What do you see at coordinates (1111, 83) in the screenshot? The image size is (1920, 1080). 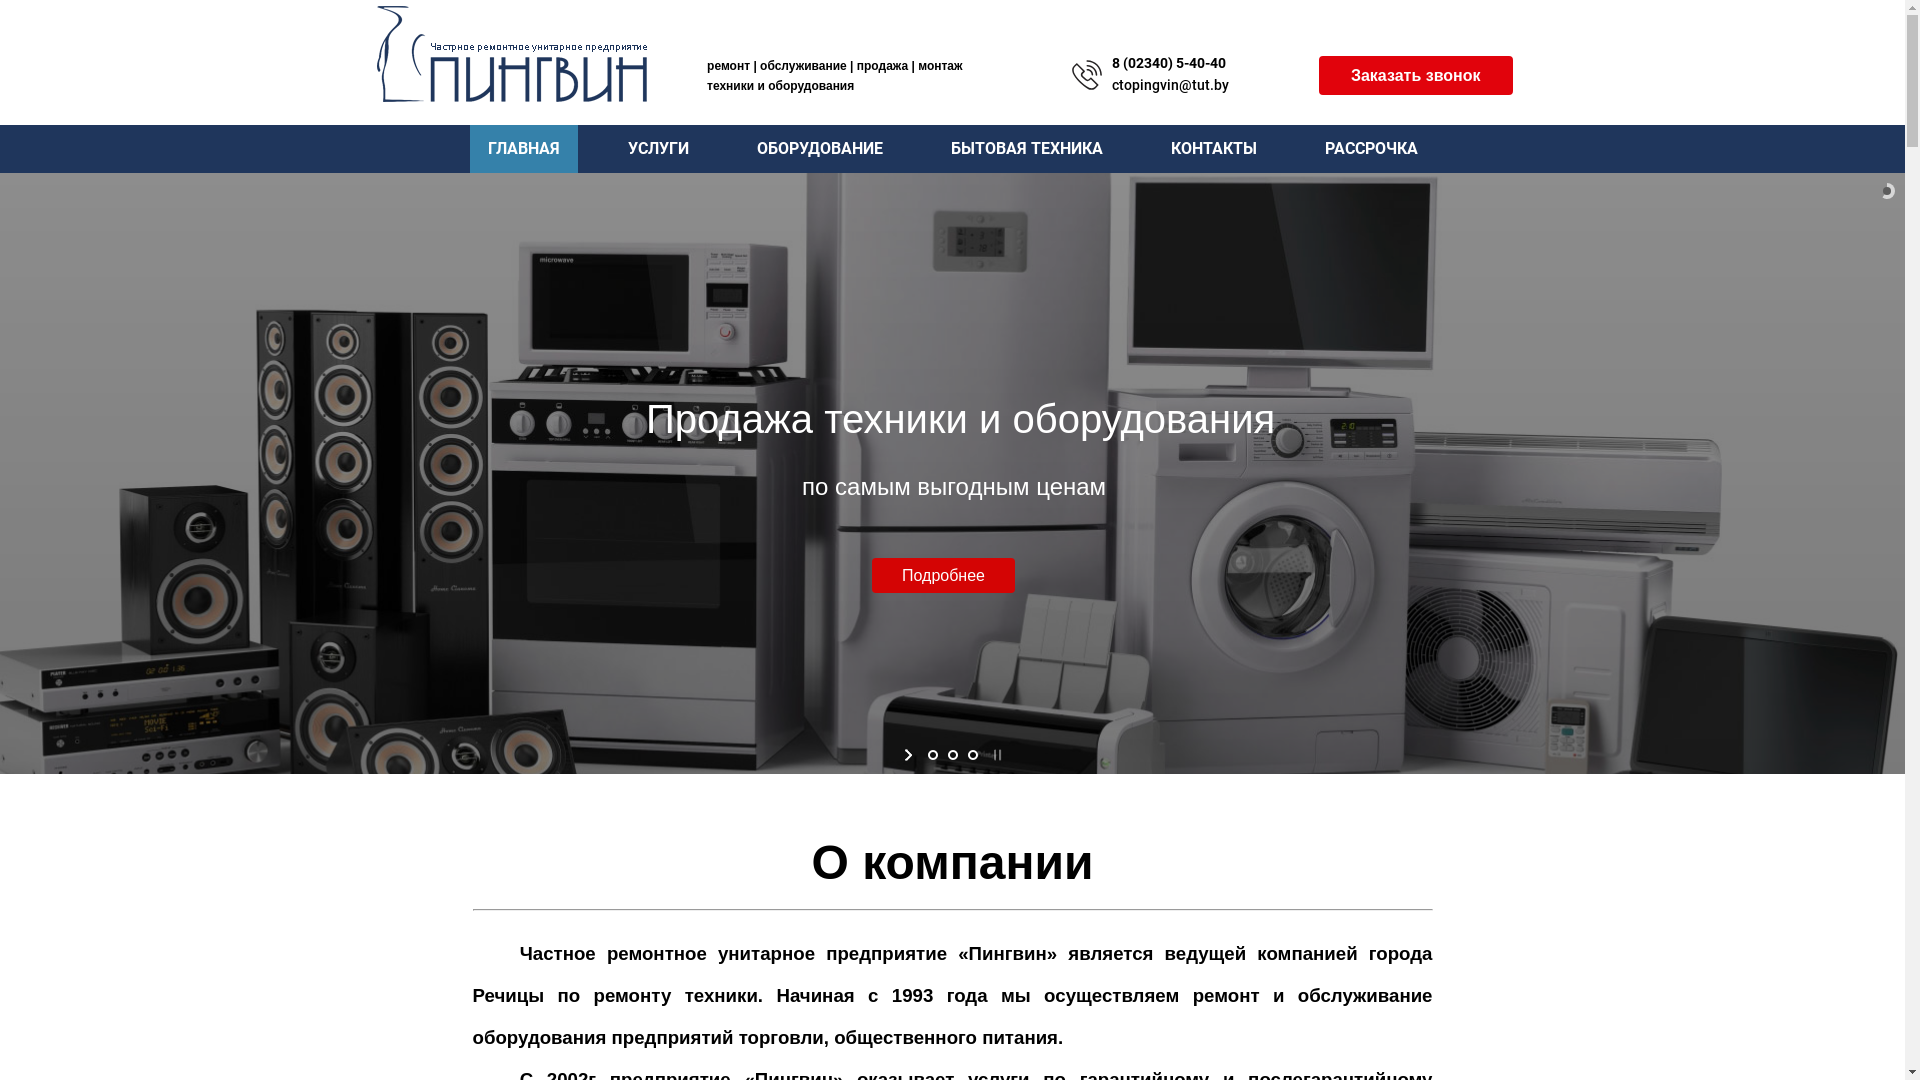 I see `'ctopingvin@tut.by'` at bounding box center [1111, 83].